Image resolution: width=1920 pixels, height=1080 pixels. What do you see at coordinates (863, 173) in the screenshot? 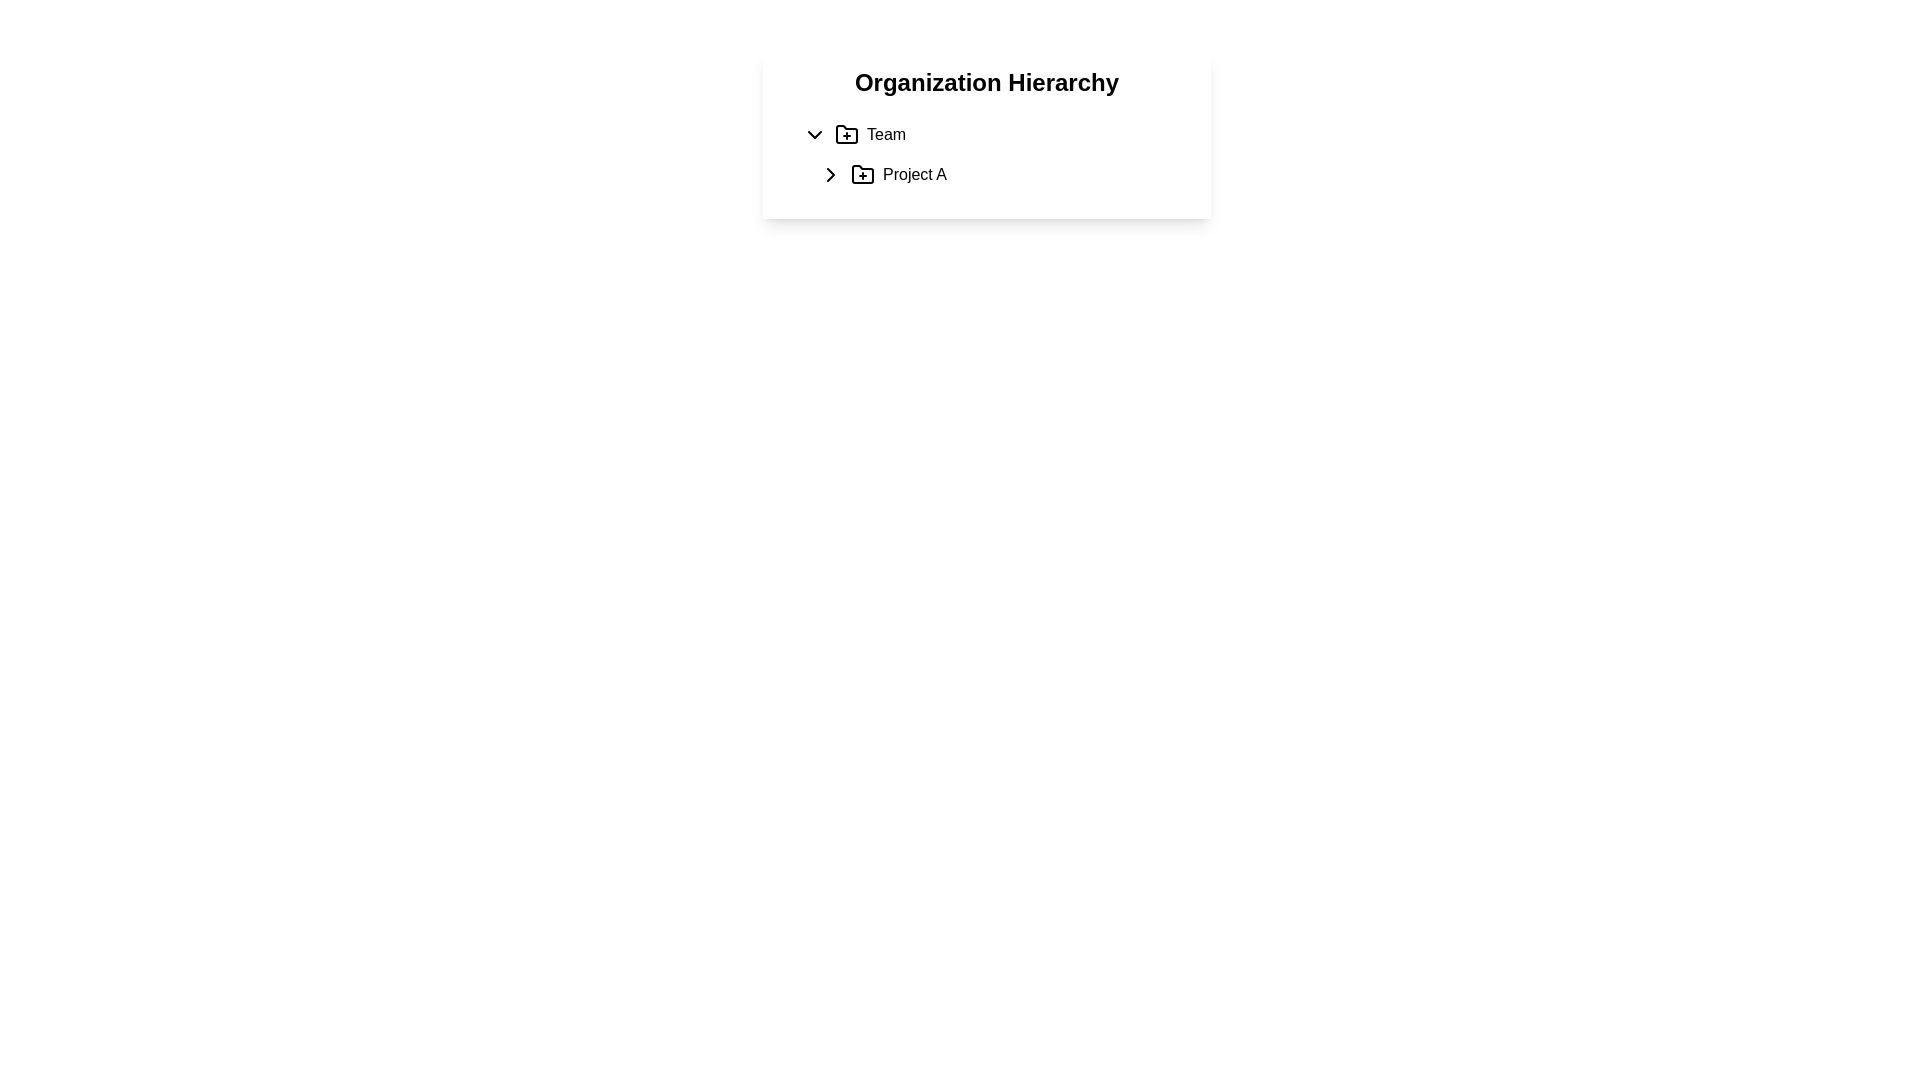
I see `the folder-shaped icon with a plus sign at its center, located to the left of the text labeled 'Project A'` at bounding box center [863, 173].